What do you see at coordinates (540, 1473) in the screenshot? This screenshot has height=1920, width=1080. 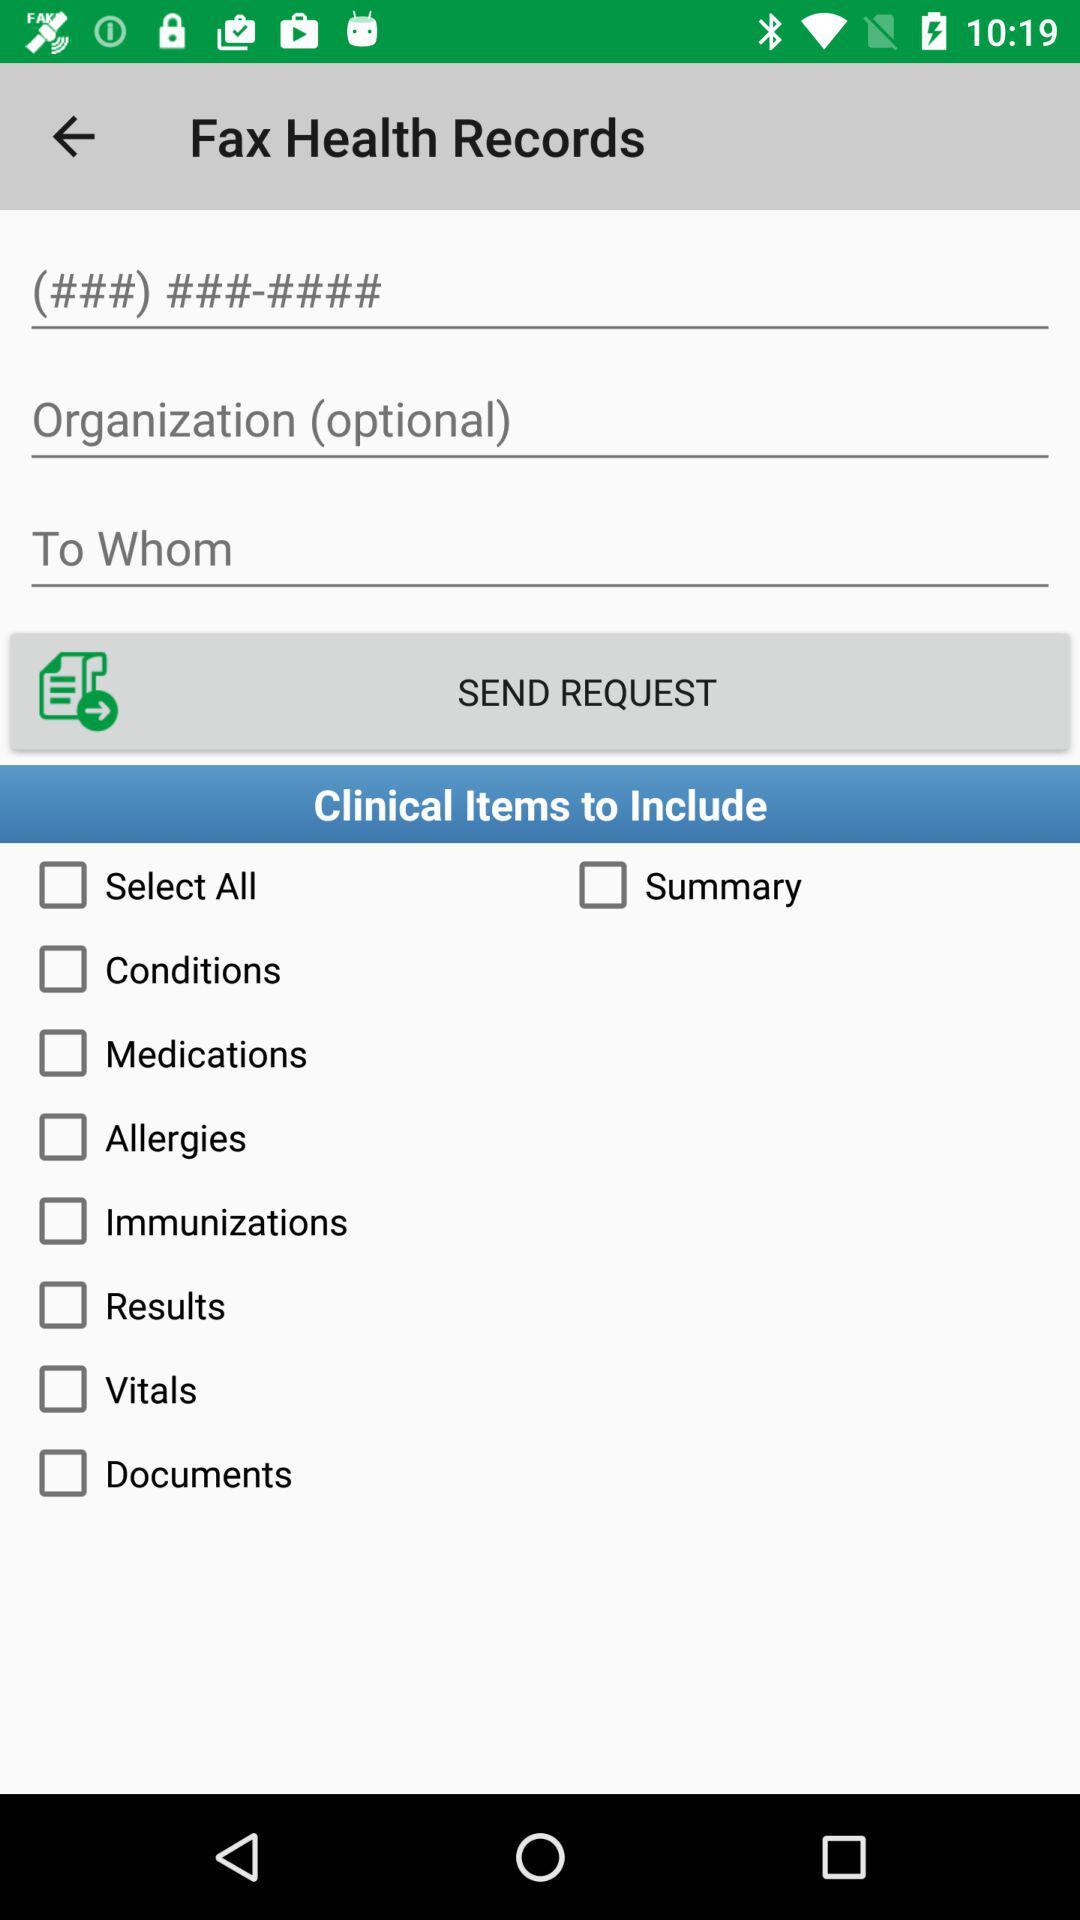 I see `documents icon` at bounding box center [540, 1473].